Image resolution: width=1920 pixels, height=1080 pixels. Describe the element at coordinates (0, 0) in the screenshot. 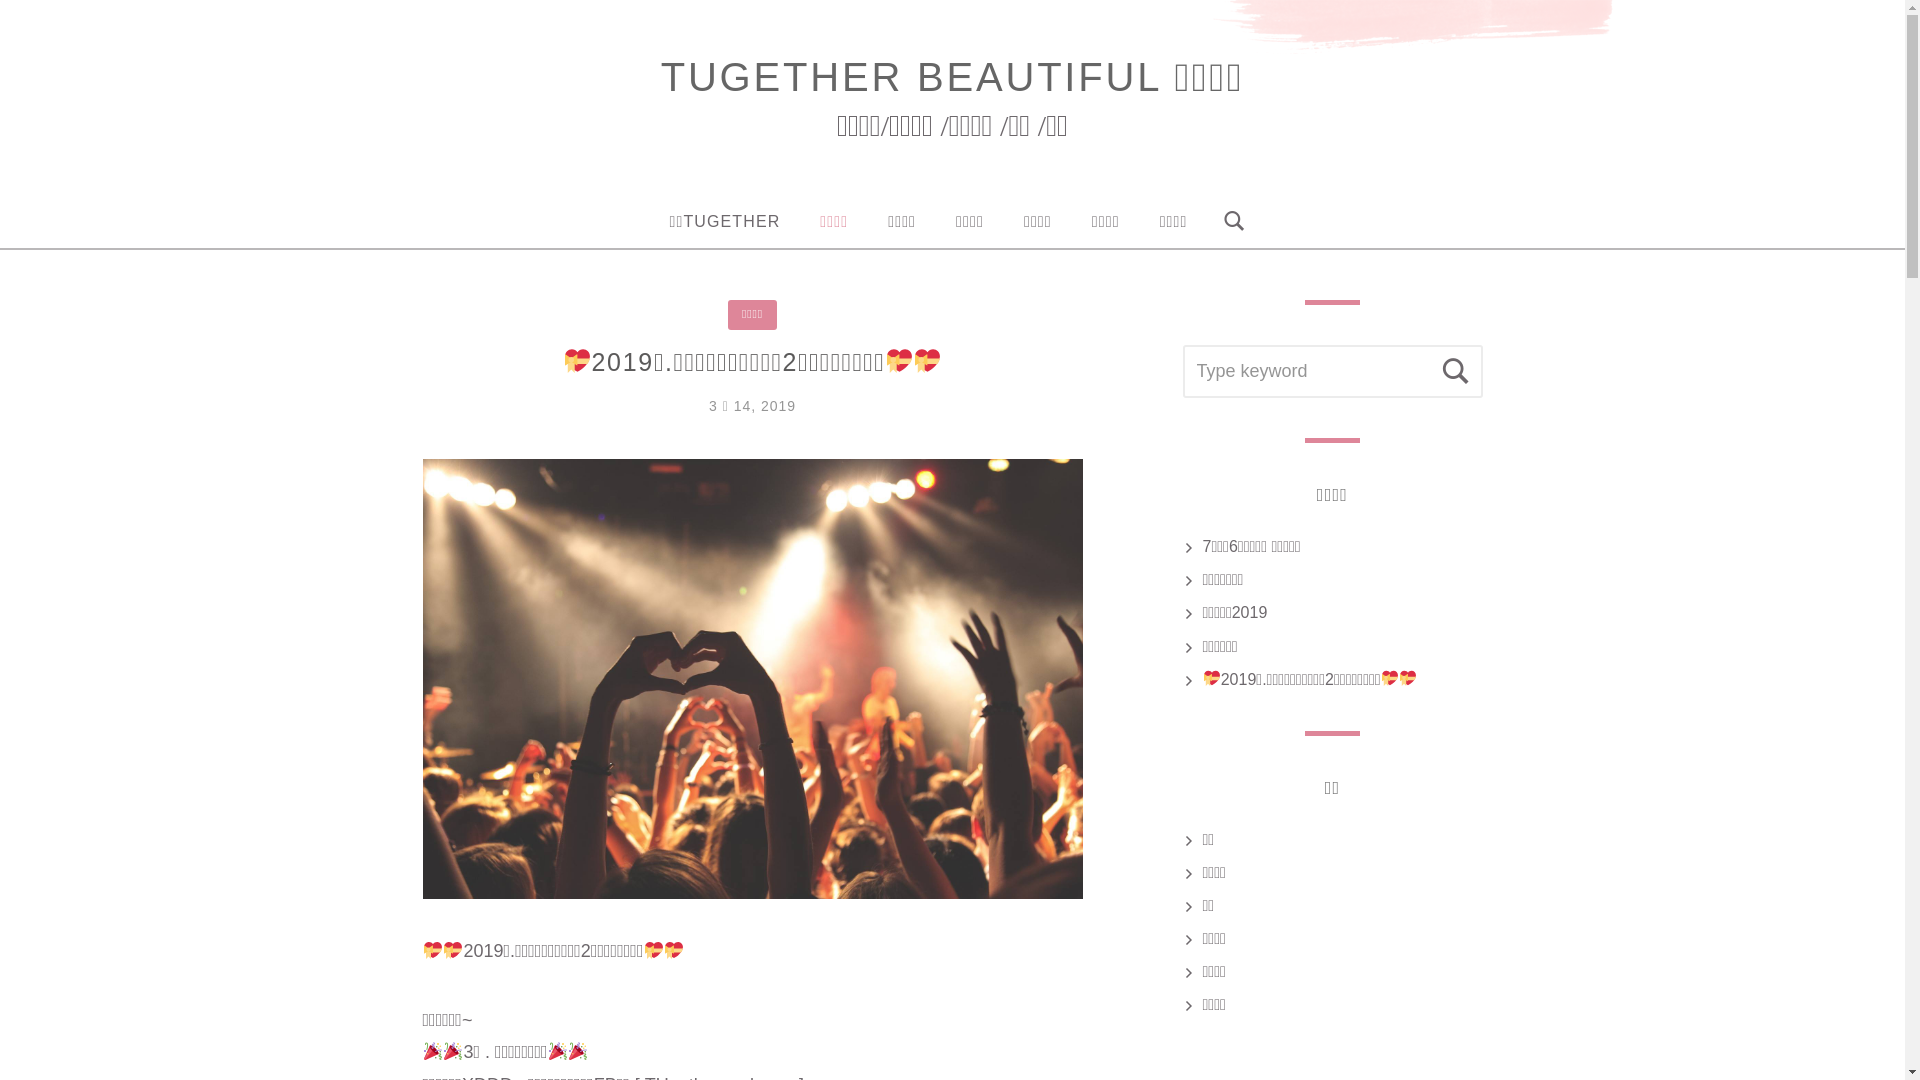

I see `'Skip to content'` at that location.